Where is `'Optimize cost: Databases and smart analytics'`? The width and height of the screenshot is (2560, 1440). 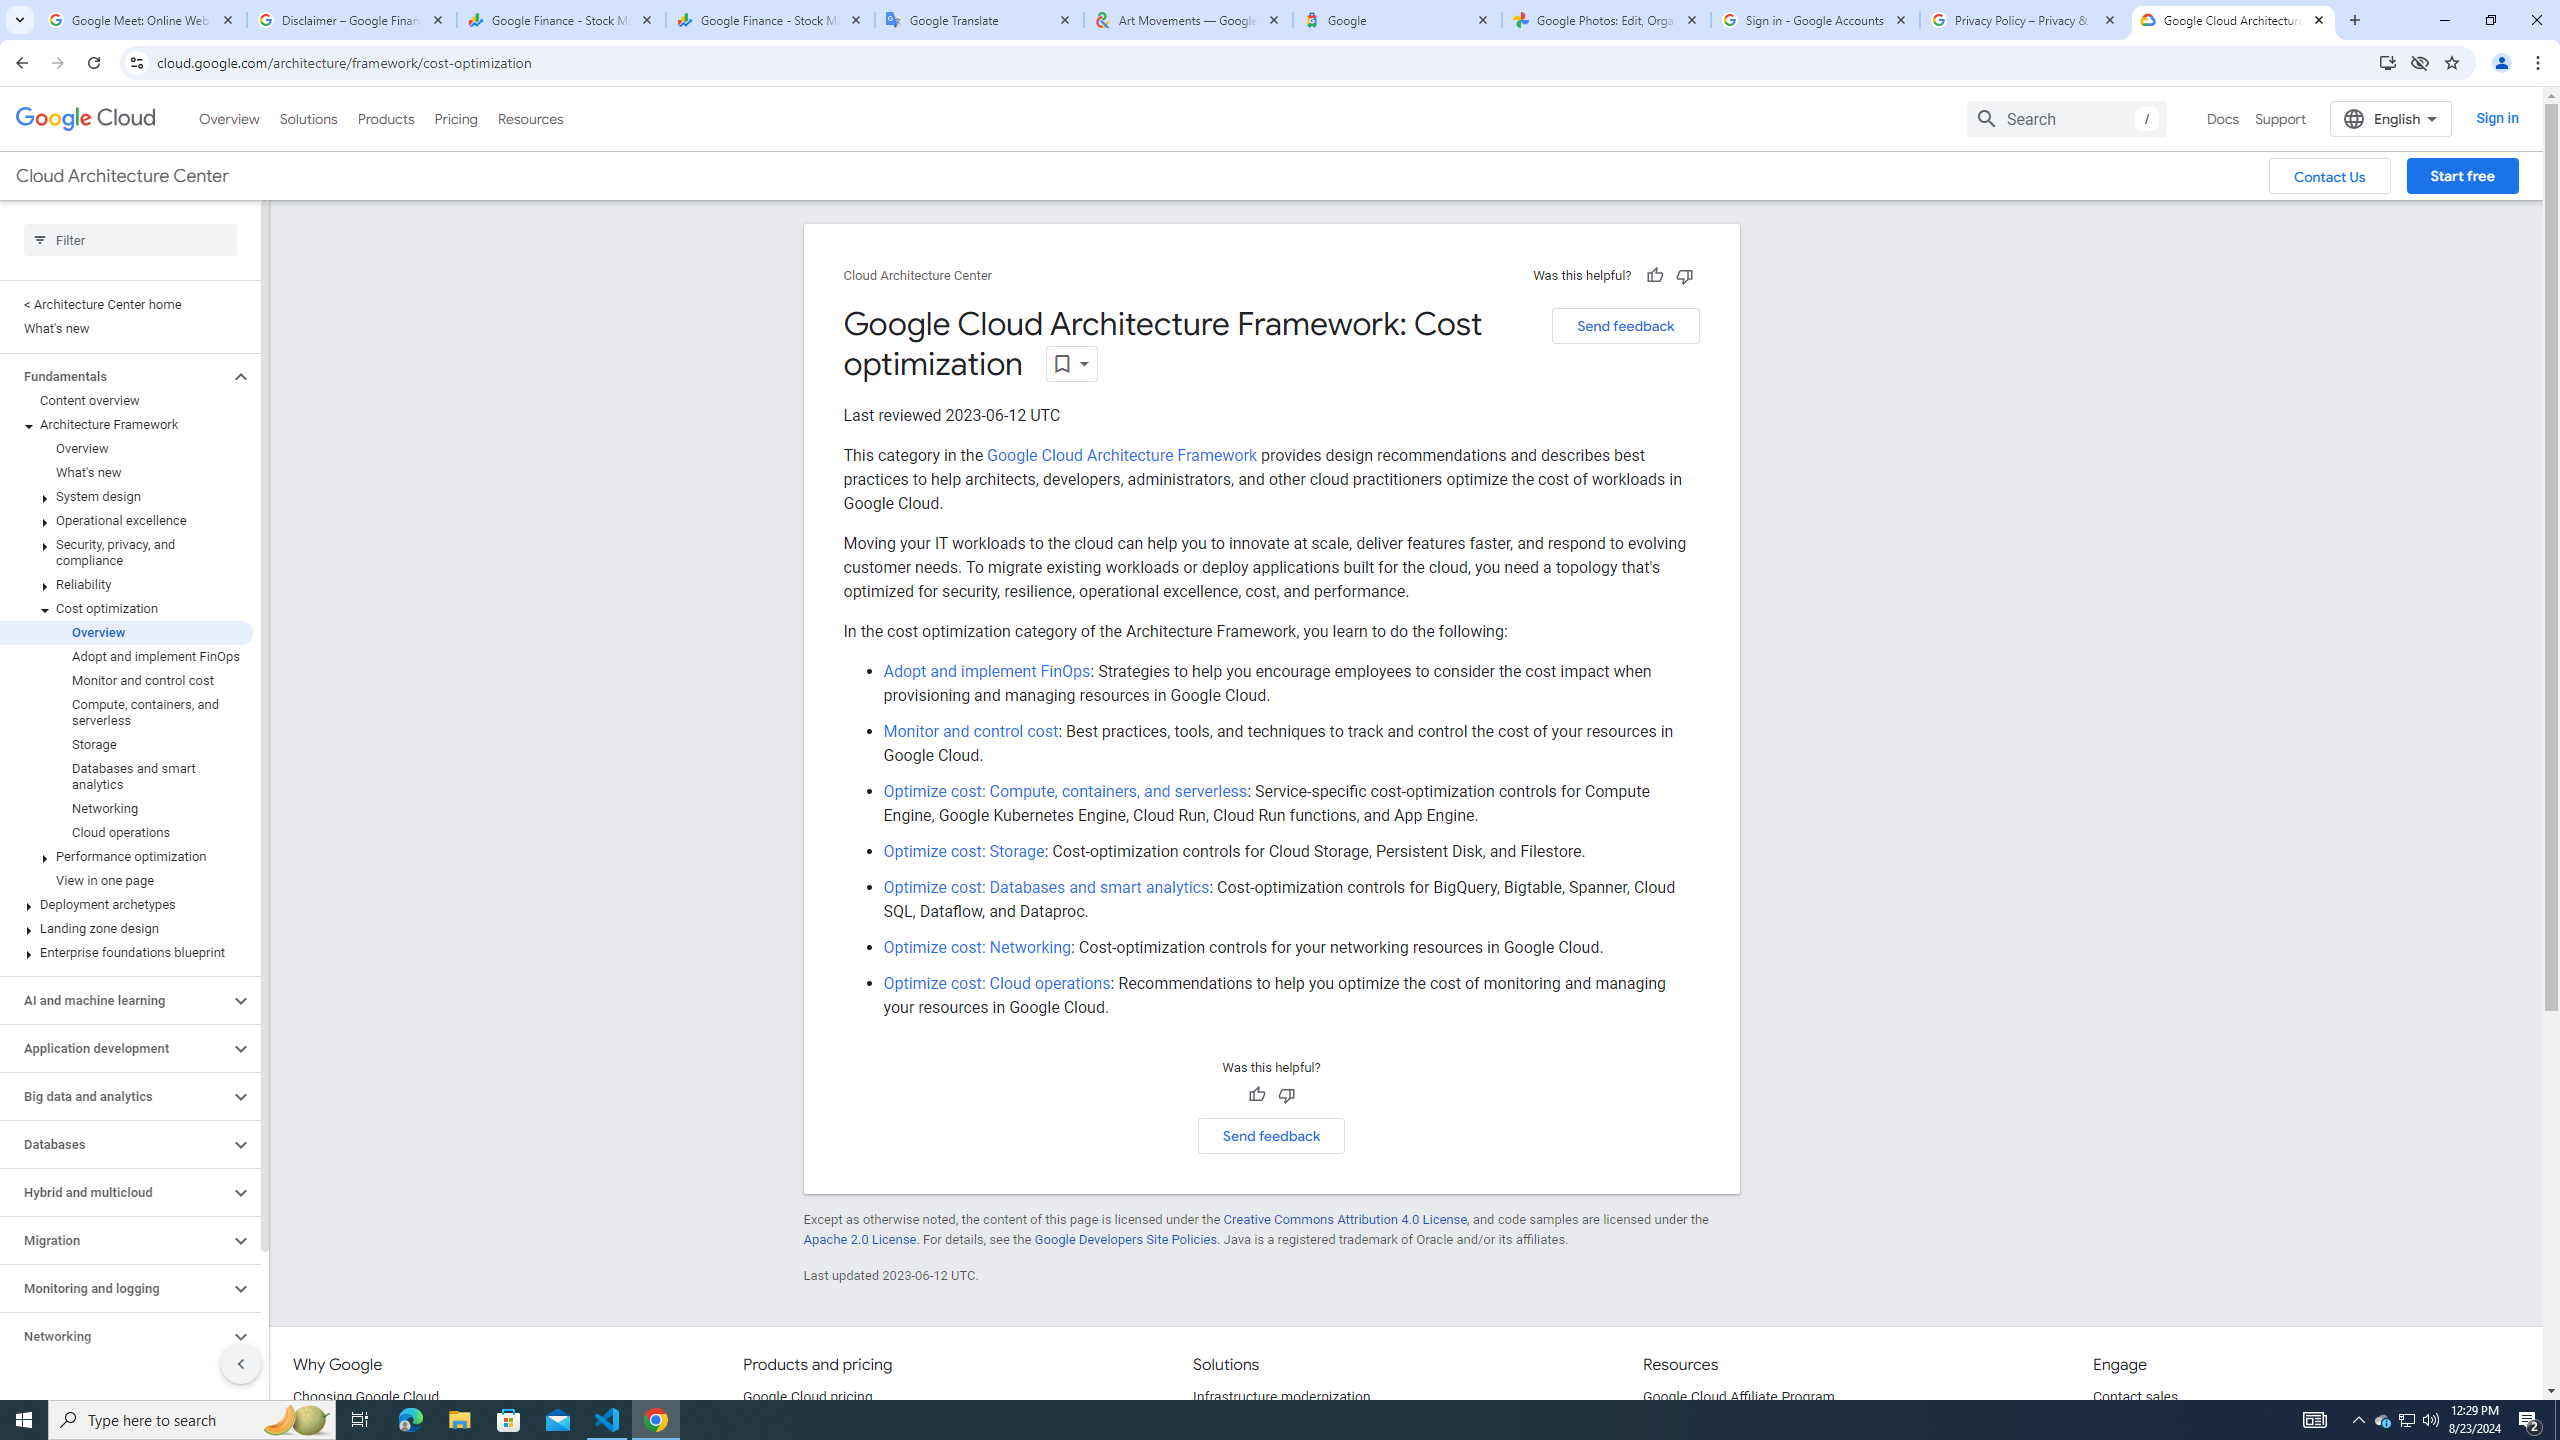
'Optimize cost: Databases and smart analytics' is located at coordinates (1047, 886).